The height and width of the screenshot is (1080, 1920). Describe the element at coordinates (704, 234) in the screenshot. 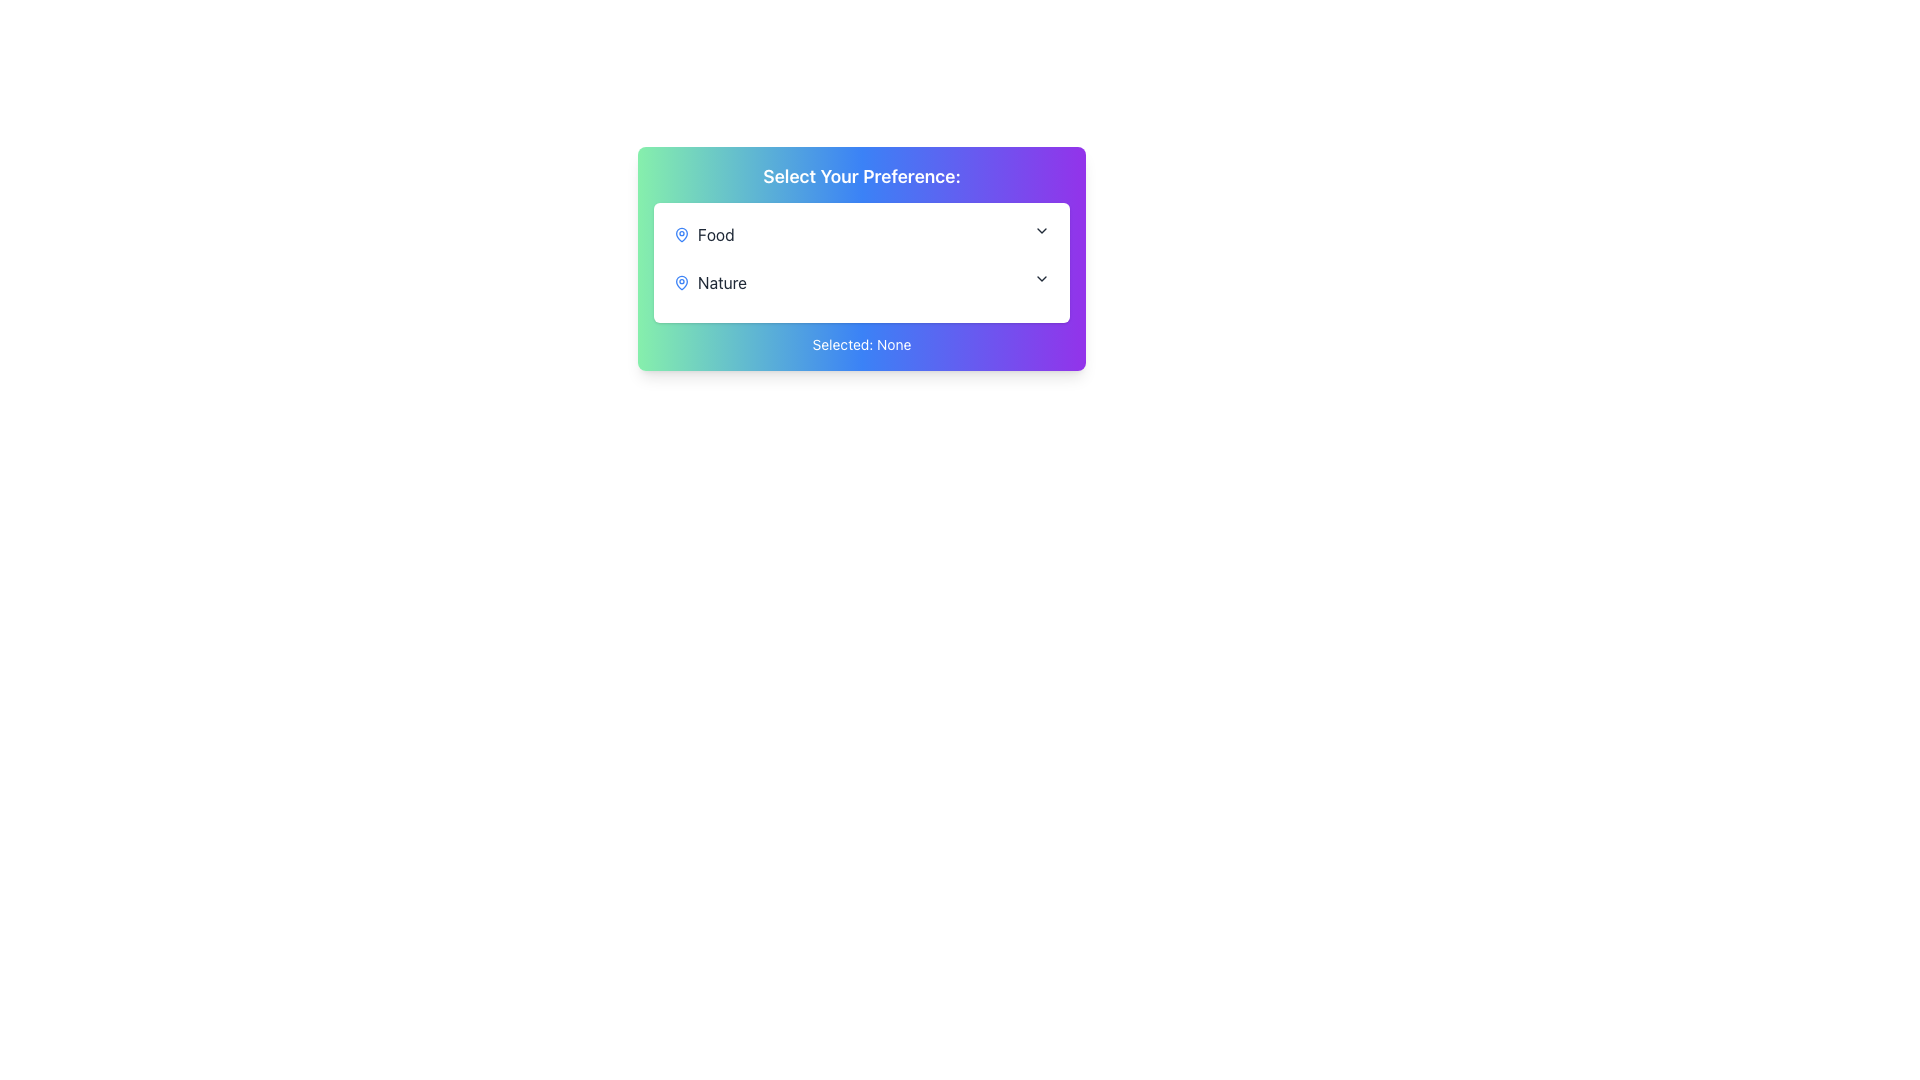

I see `the 'Food' preference selection label located at the top of the vertical list in the 'Select Your Preference' card` at that location.